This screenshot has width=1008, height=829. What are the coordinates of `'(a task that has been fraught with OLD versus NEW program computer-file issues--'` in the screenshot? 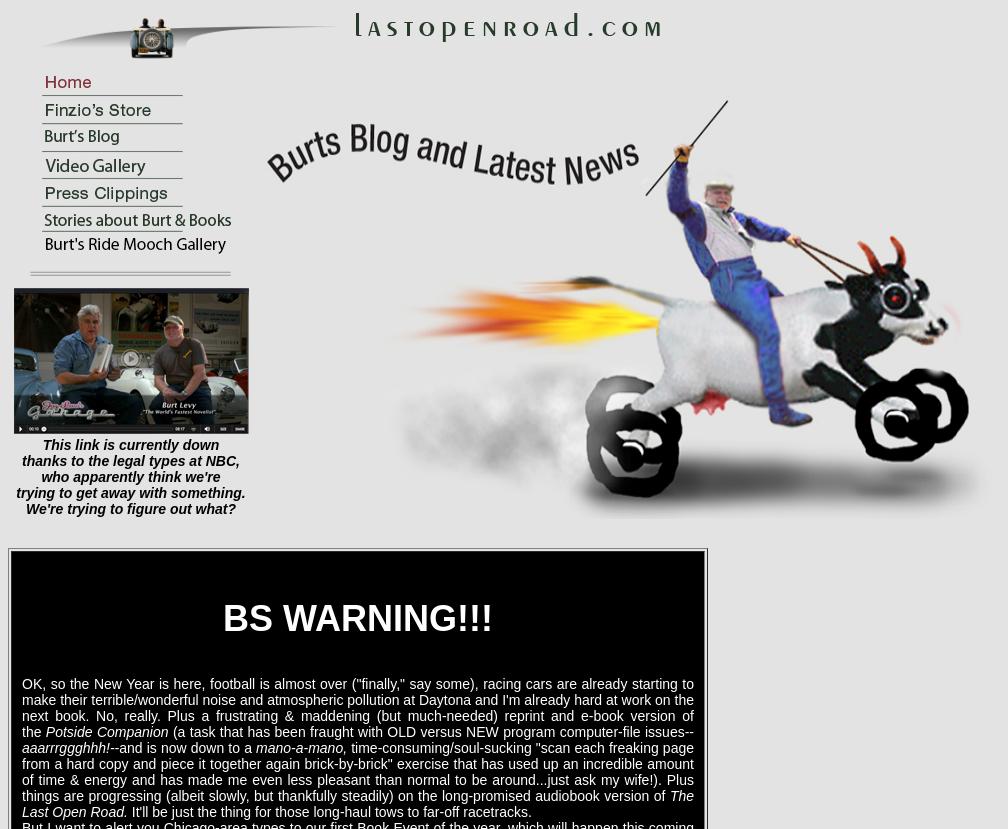 It's located at (433, 731).